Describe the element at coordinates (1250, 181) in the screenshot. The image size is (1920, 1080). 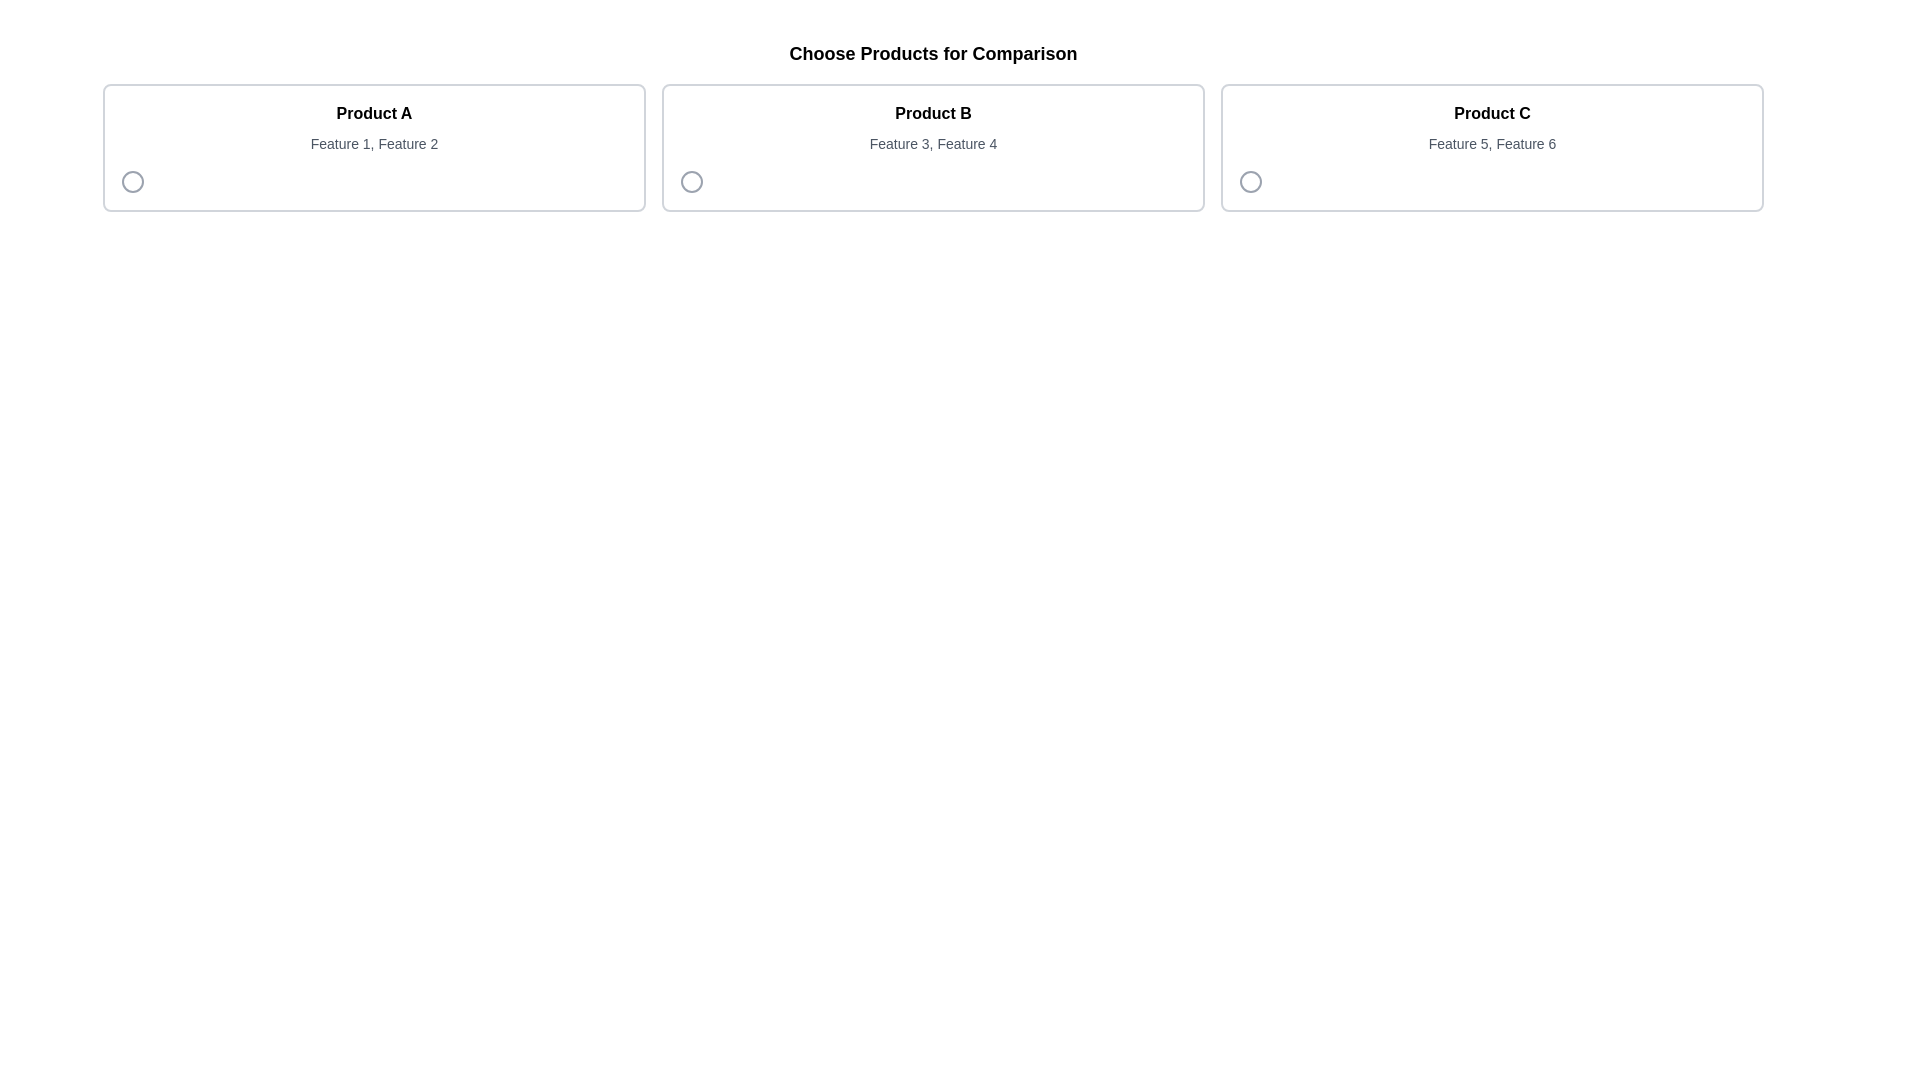
I see `the circular radio button located in the bottom-left corner of the card labeled 'Product C'` at that location.